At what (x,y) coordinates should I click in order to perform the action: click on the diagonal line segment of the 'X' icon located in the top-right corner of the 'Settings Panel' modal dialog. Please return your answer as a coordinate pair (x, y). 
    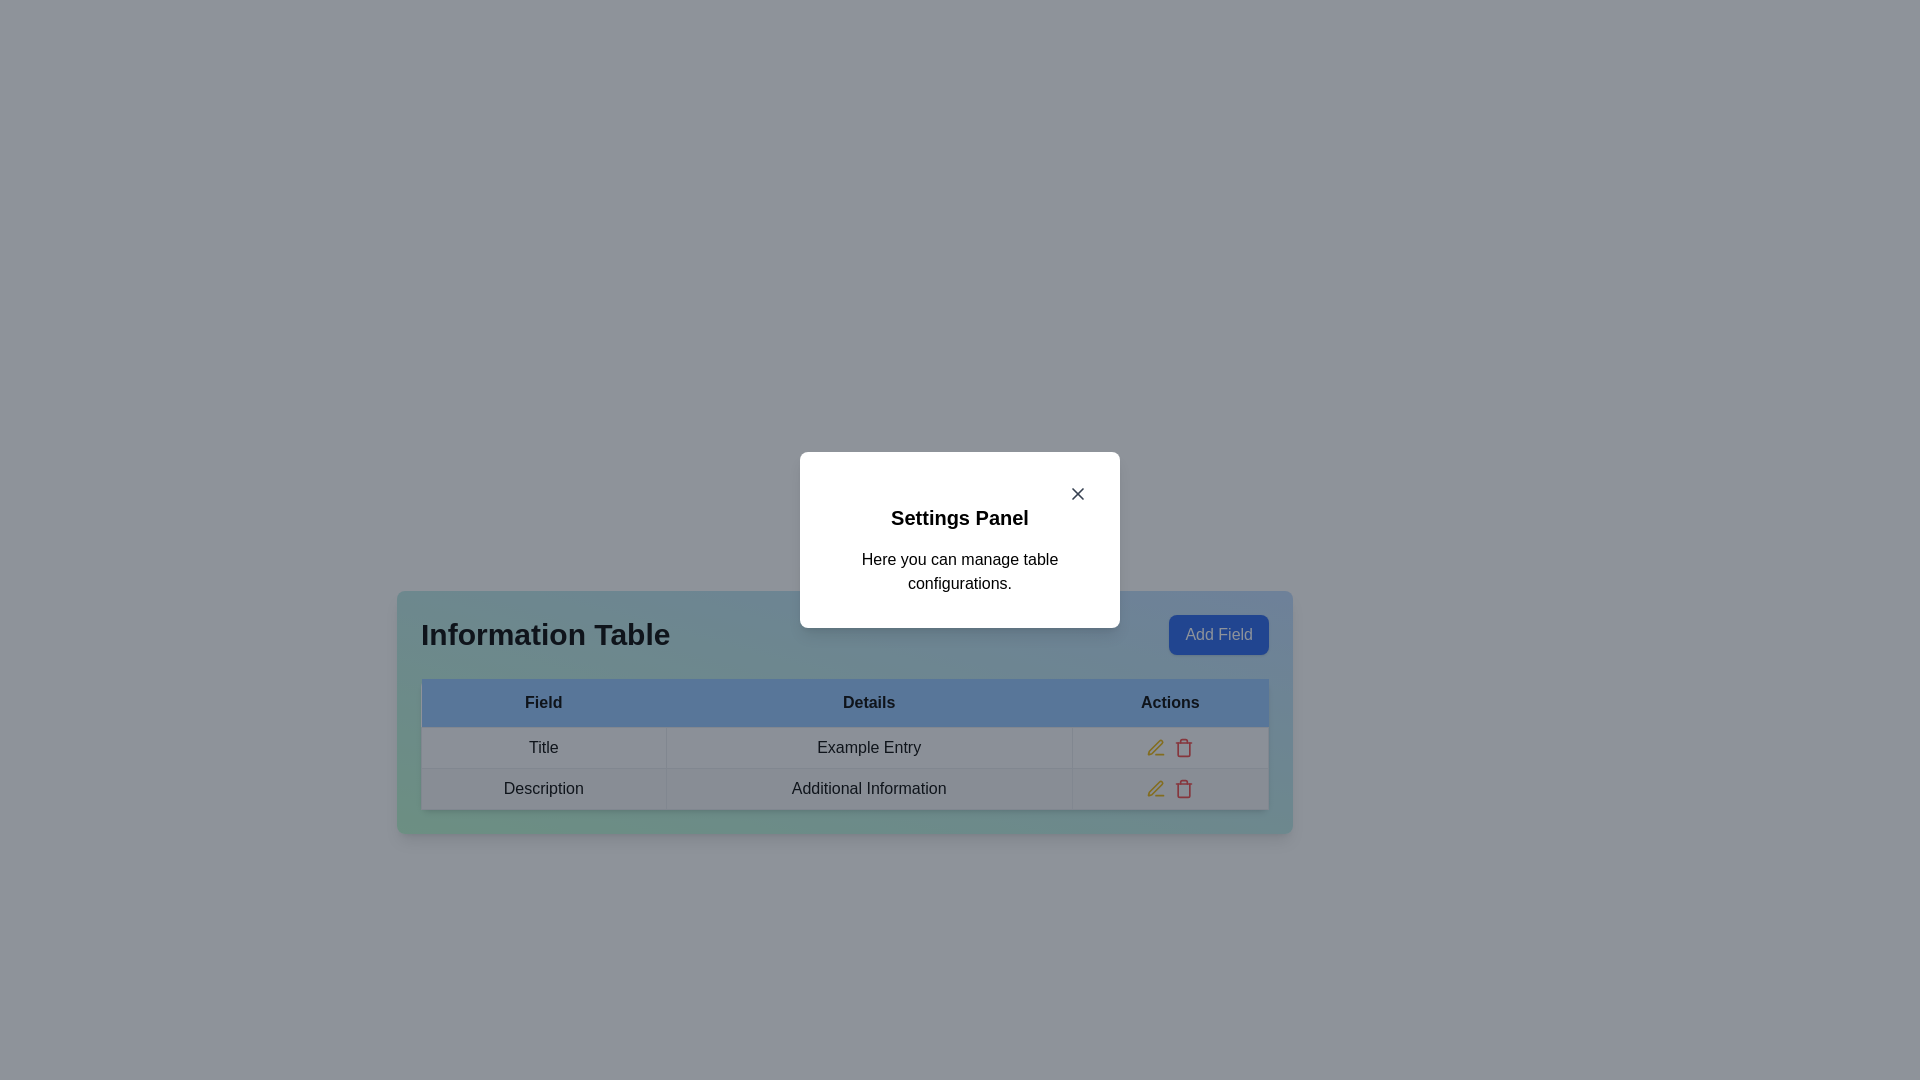
    Looking at the image, I should click on (1077, 493).